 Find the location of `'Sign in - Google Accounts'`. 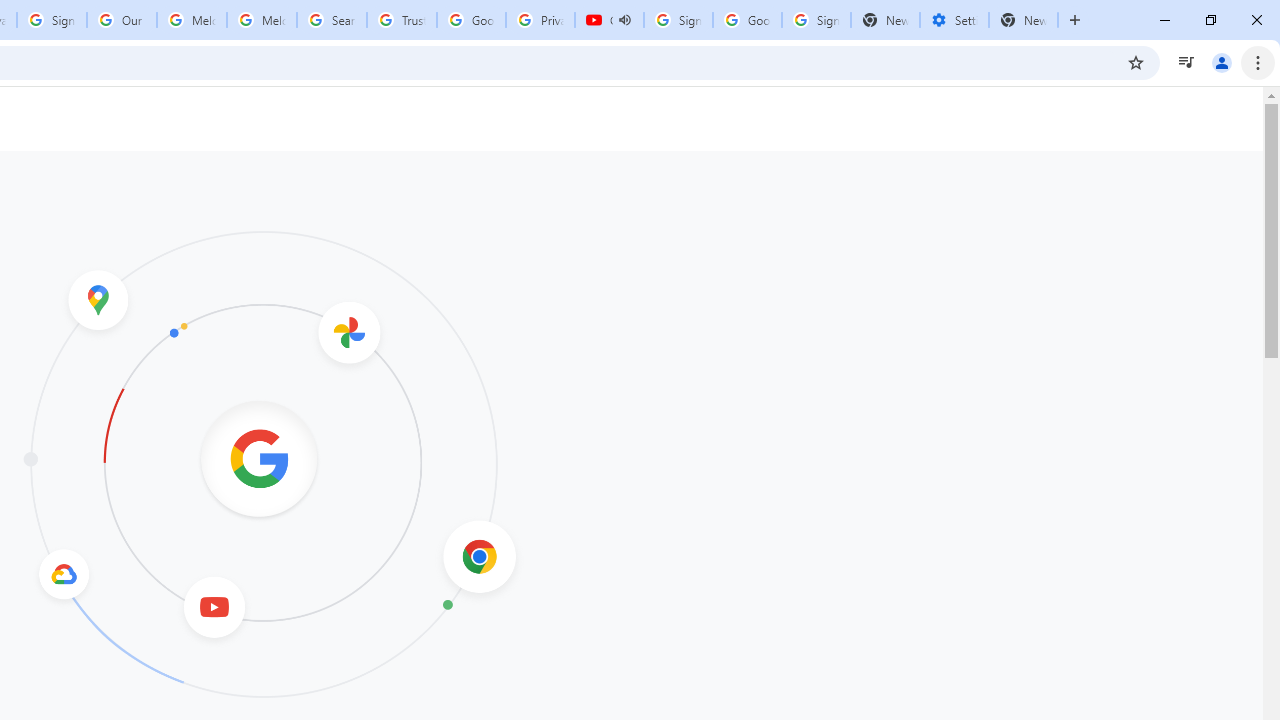

'Sign in - Google Accounts' is located at coordinates (51, 20).